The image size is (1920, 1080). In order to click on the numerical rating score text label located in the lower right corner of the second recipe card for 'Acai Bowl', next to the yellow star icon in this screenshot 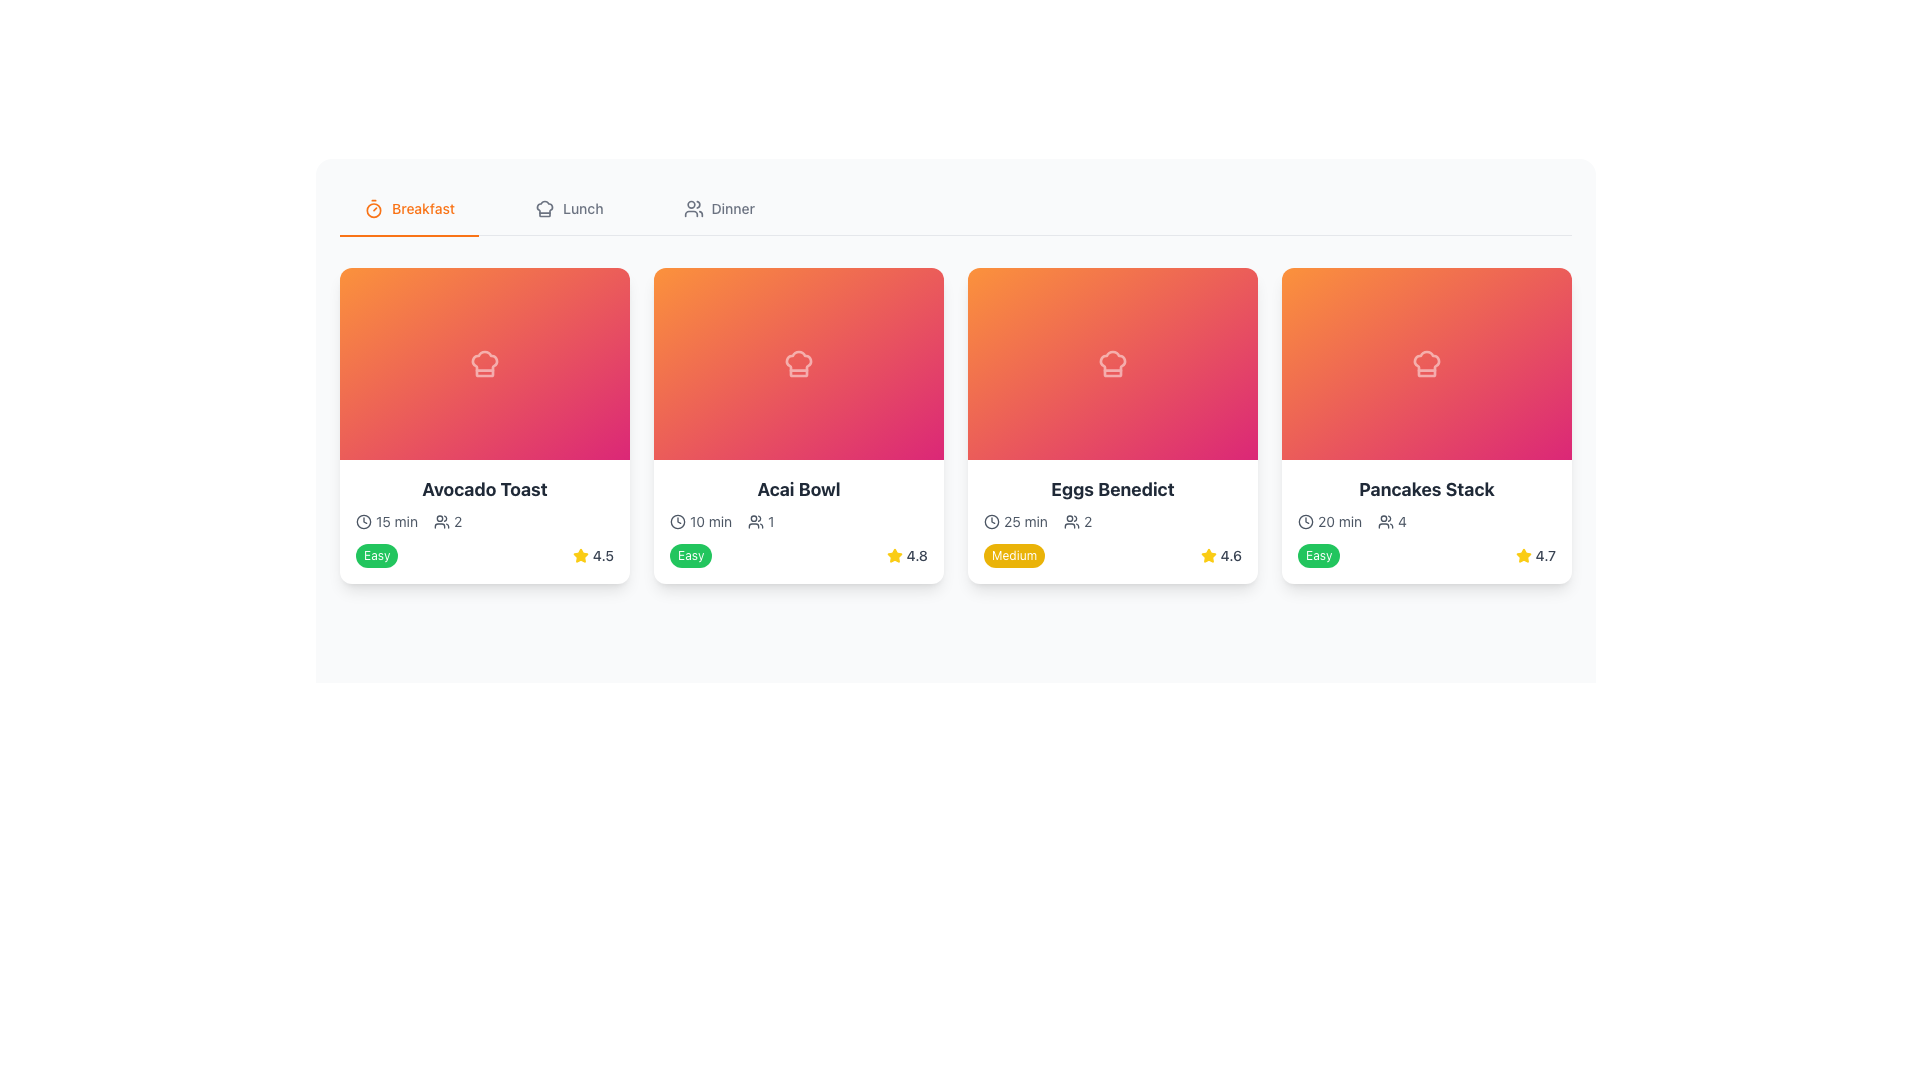, I will do `click(916, 555)`.